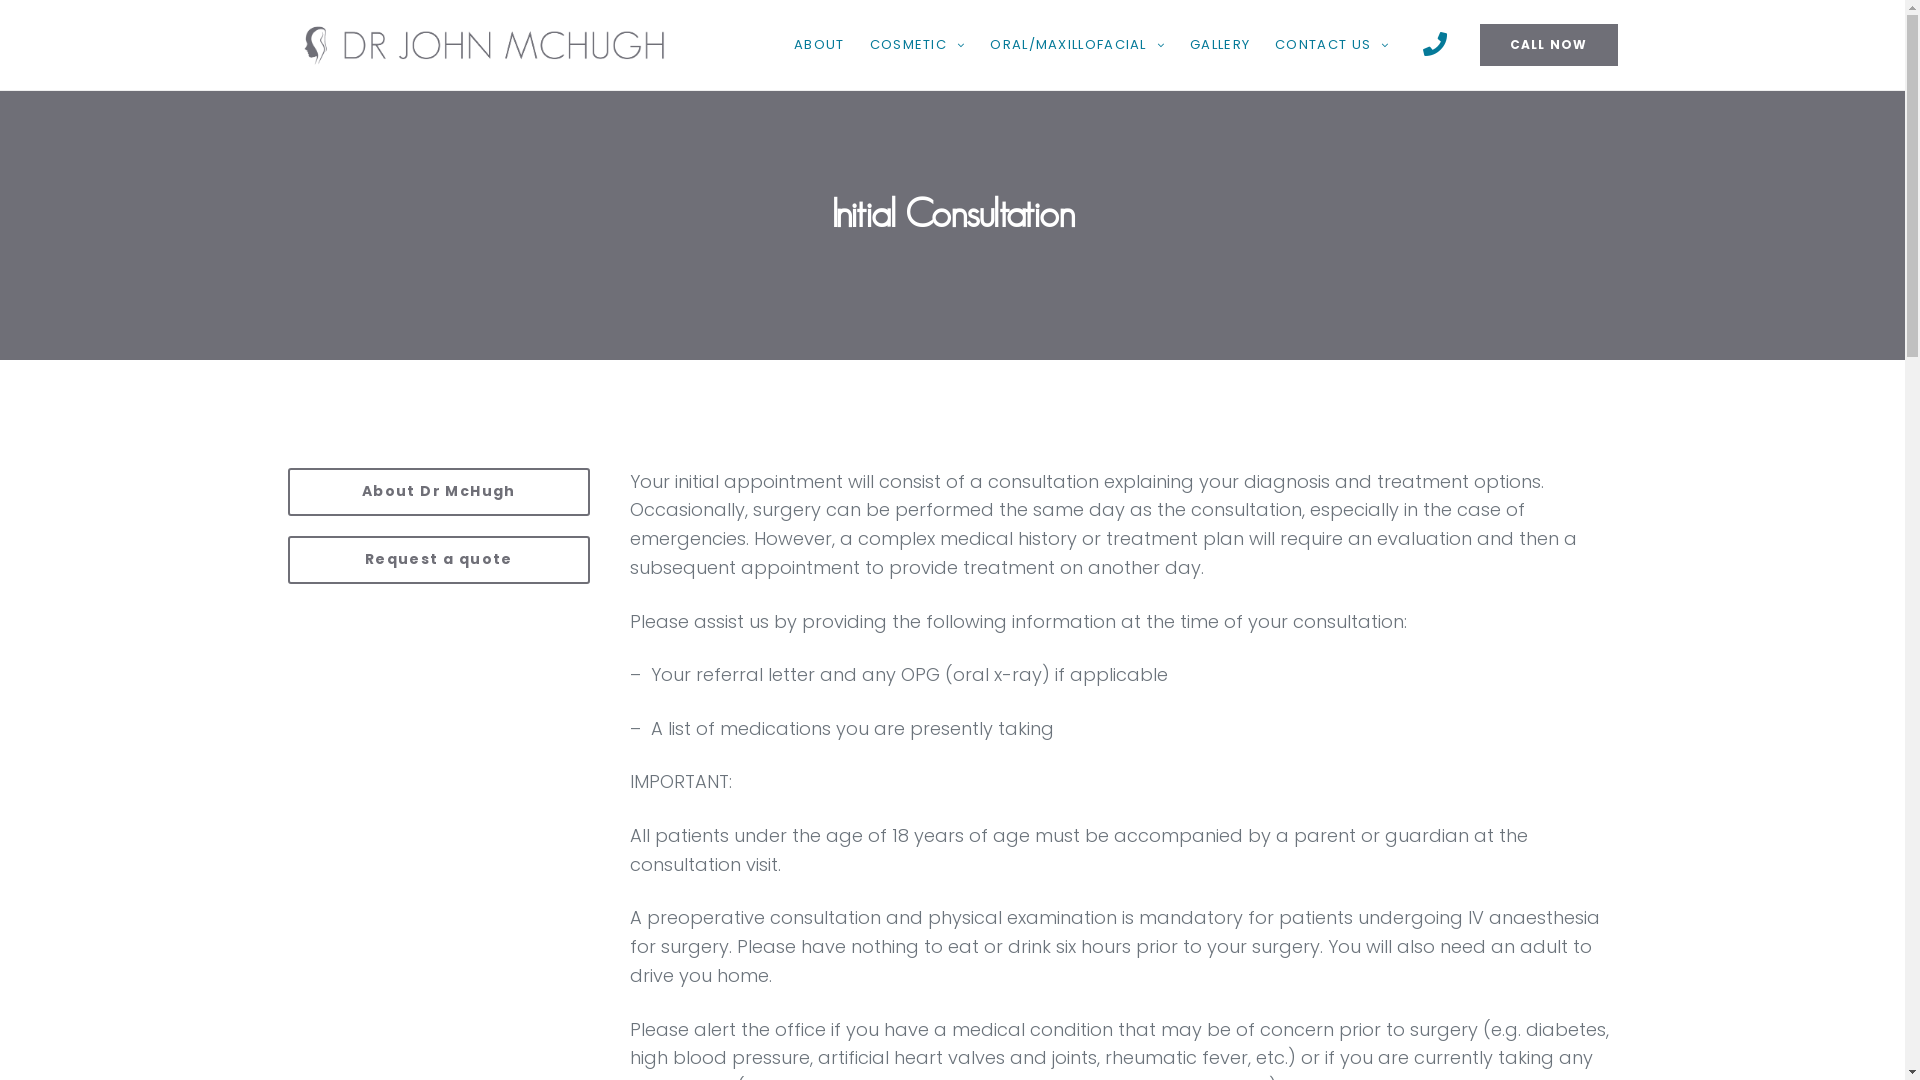  What do you see at coordinates (438, 559) in the screenshot?
I see `'Request a quote'` at bounding box center [438, 559].